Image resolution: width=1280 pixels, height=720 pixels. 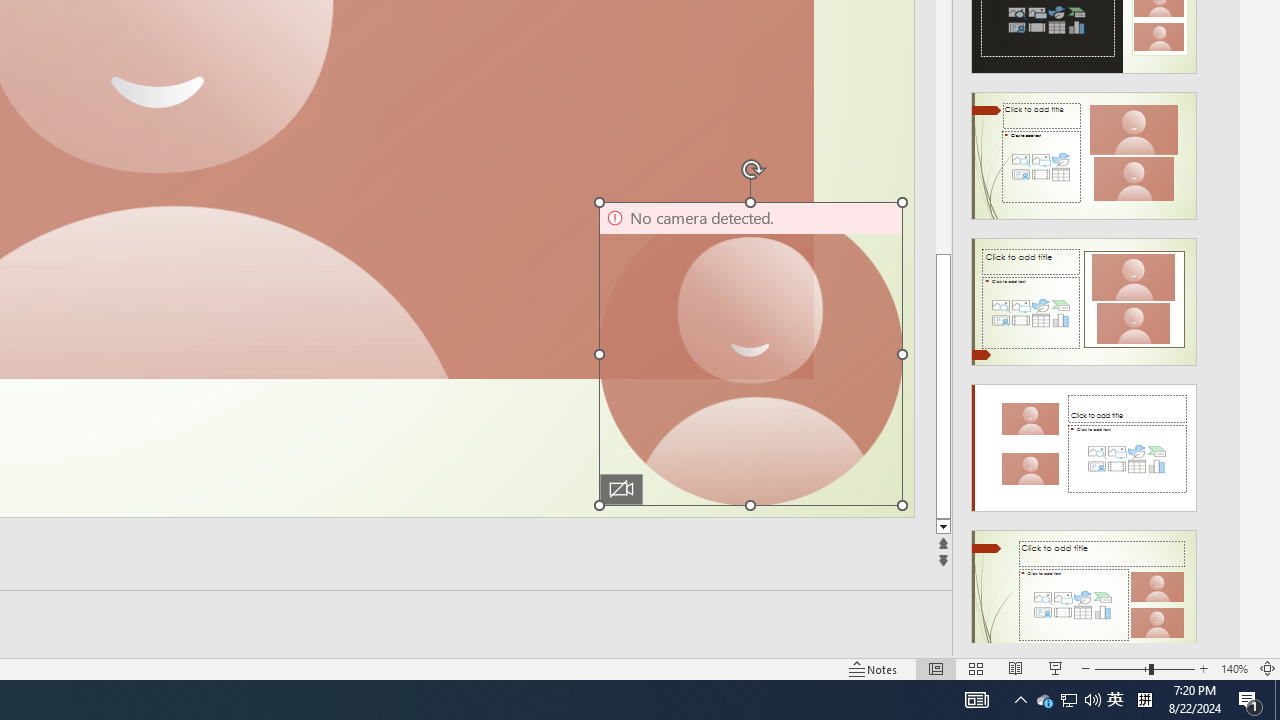 I want to click on 'Slide Sorter', so click(x=976, y=669).